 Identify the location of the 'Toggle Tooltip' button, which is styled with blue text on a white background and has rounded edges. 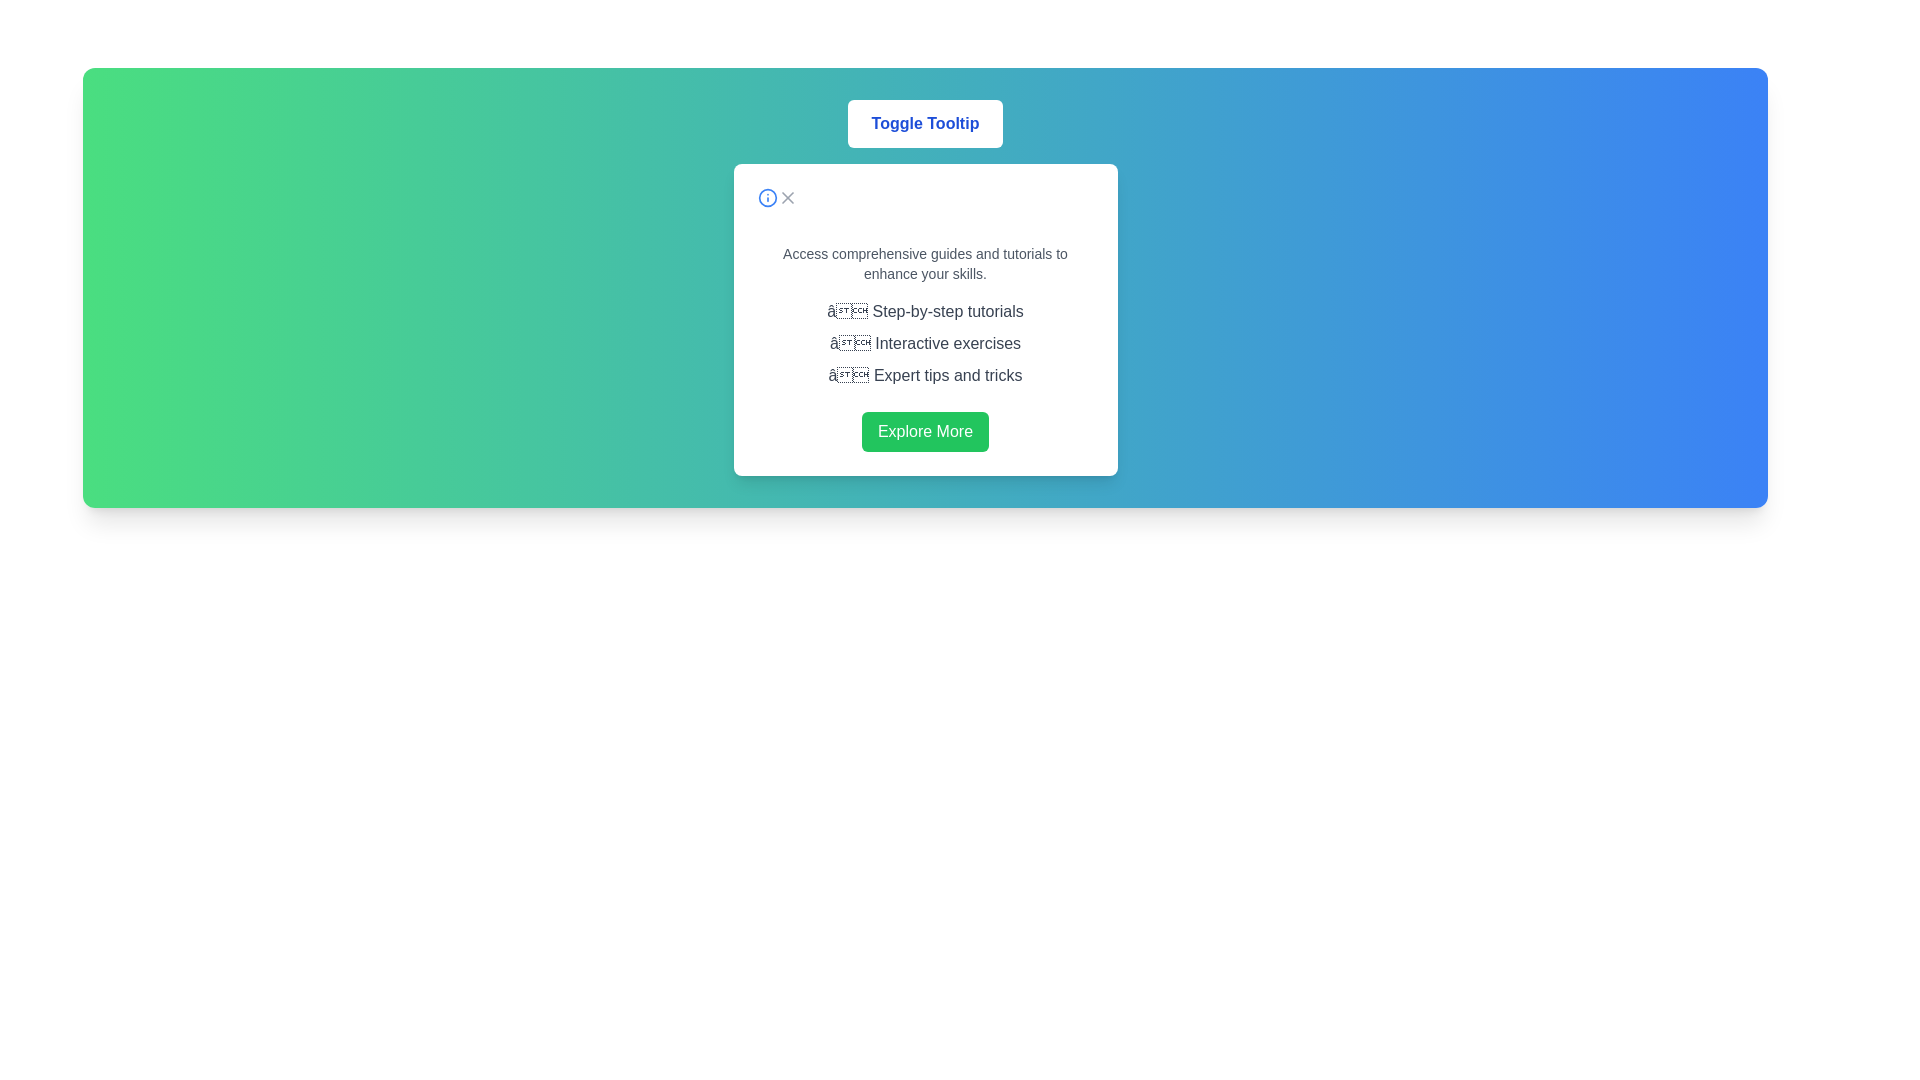
(924, 123).